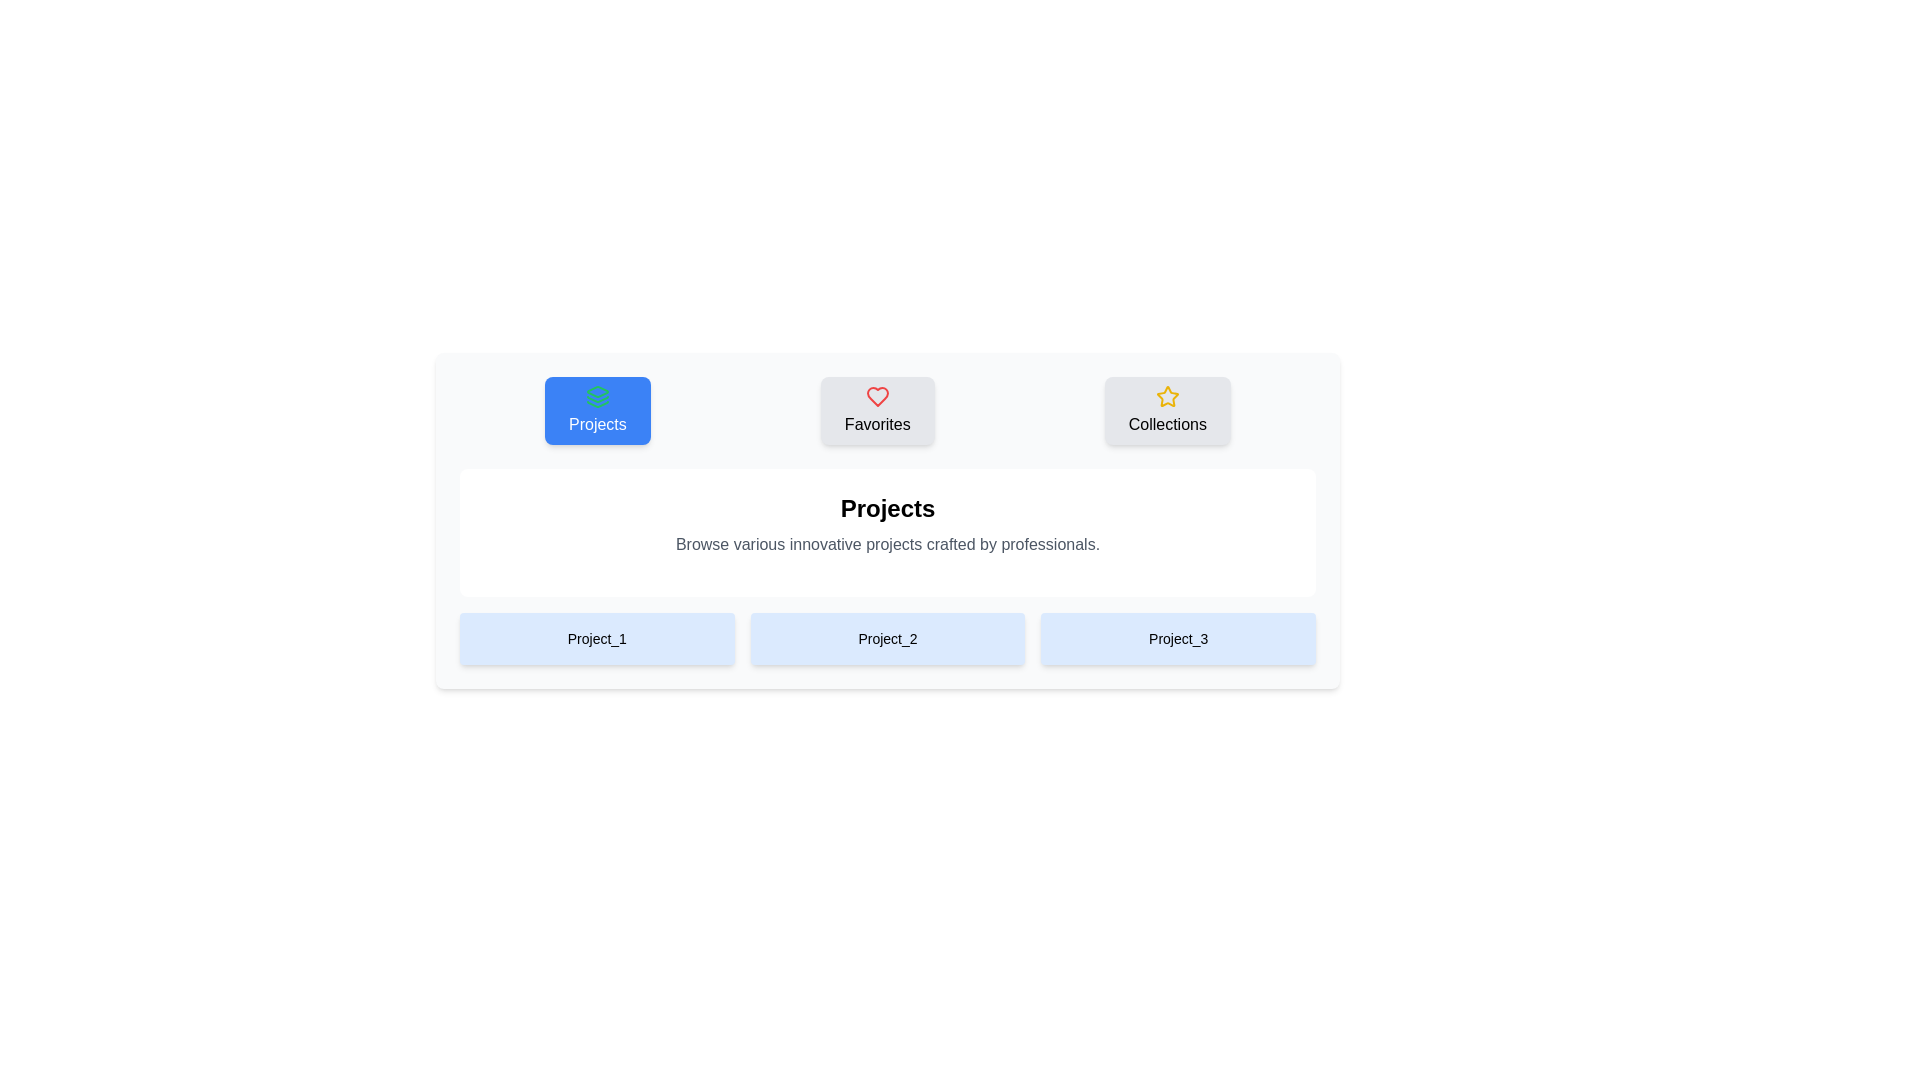  I want to click on the Projects Tab to observe the visual effect, so click(596, 410).